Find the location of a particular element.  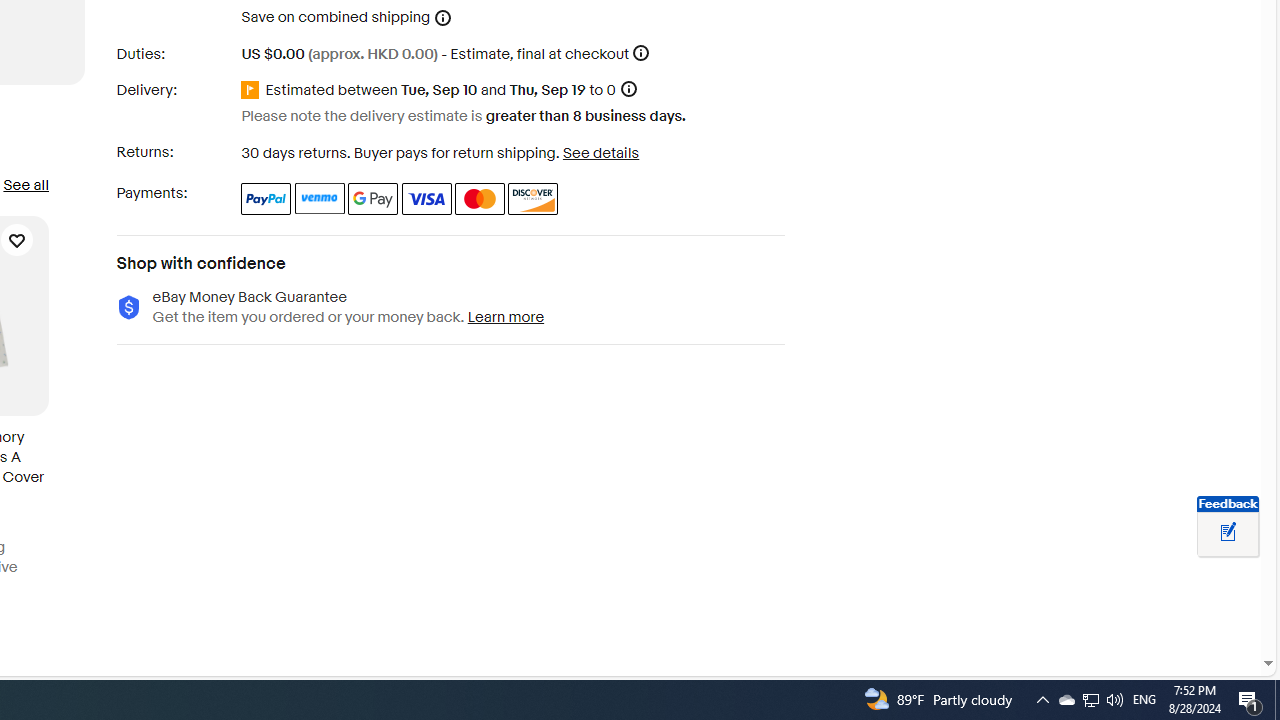

'PayPal' is located at coordinates (265, 198).